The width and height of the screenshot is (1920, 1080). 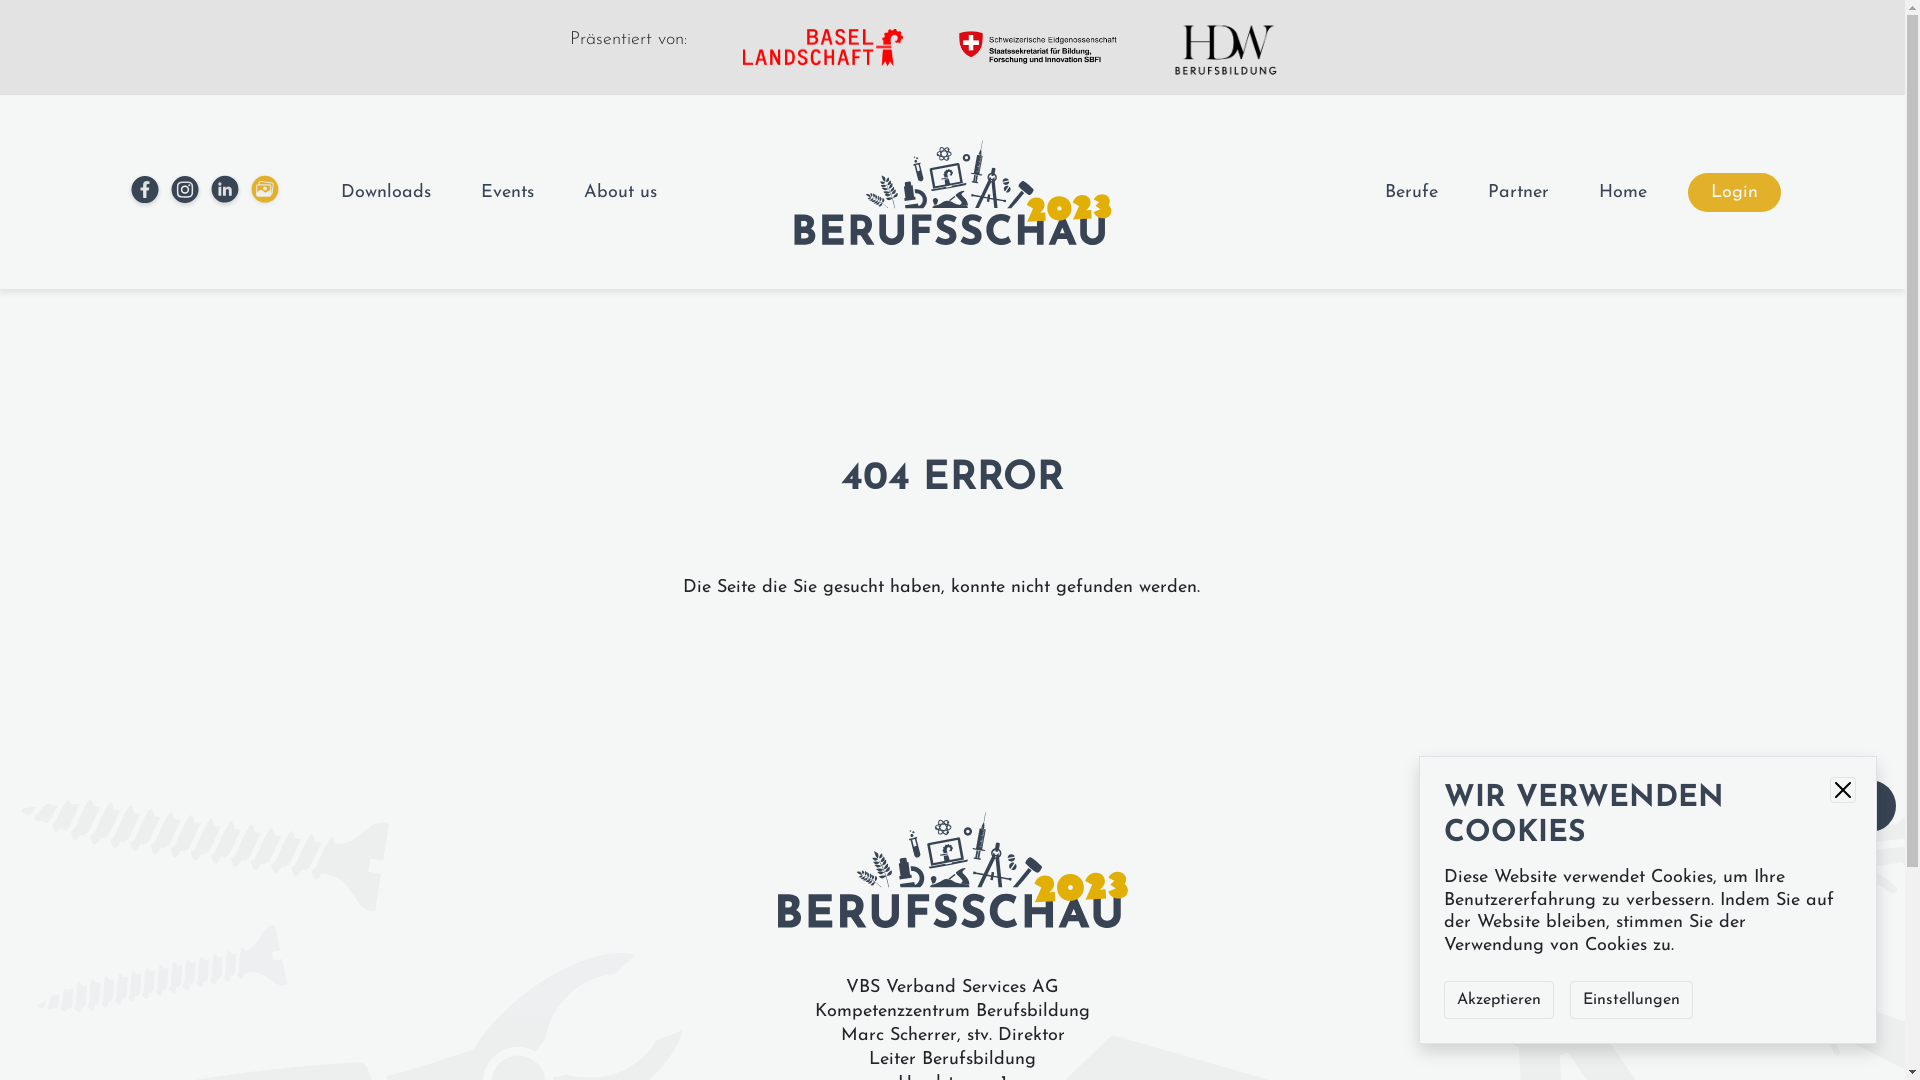 I want to click on 'Akzeptieren', so click(x=1444, y=999).